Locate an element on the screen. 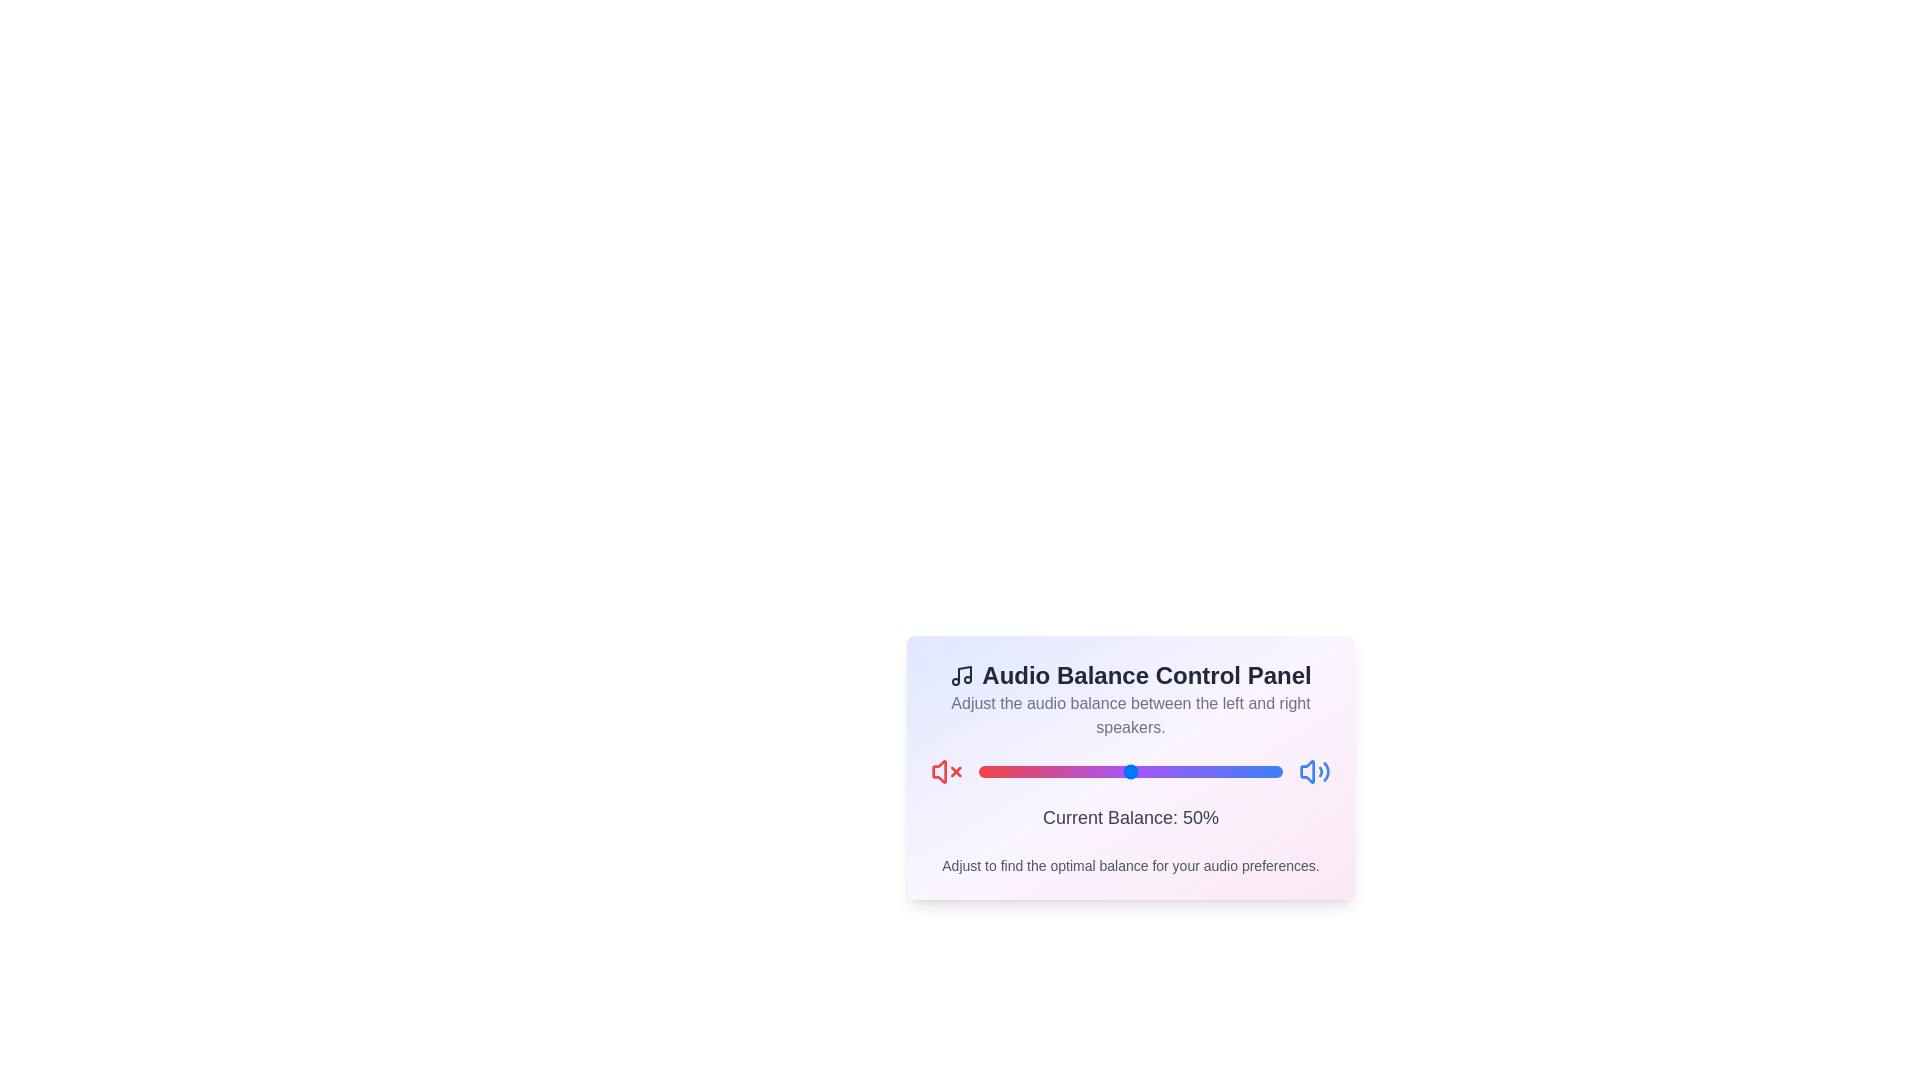 This screenshot has width=1920, height=1080. the balance slider to 98% is located at coordinates (1275, 770).